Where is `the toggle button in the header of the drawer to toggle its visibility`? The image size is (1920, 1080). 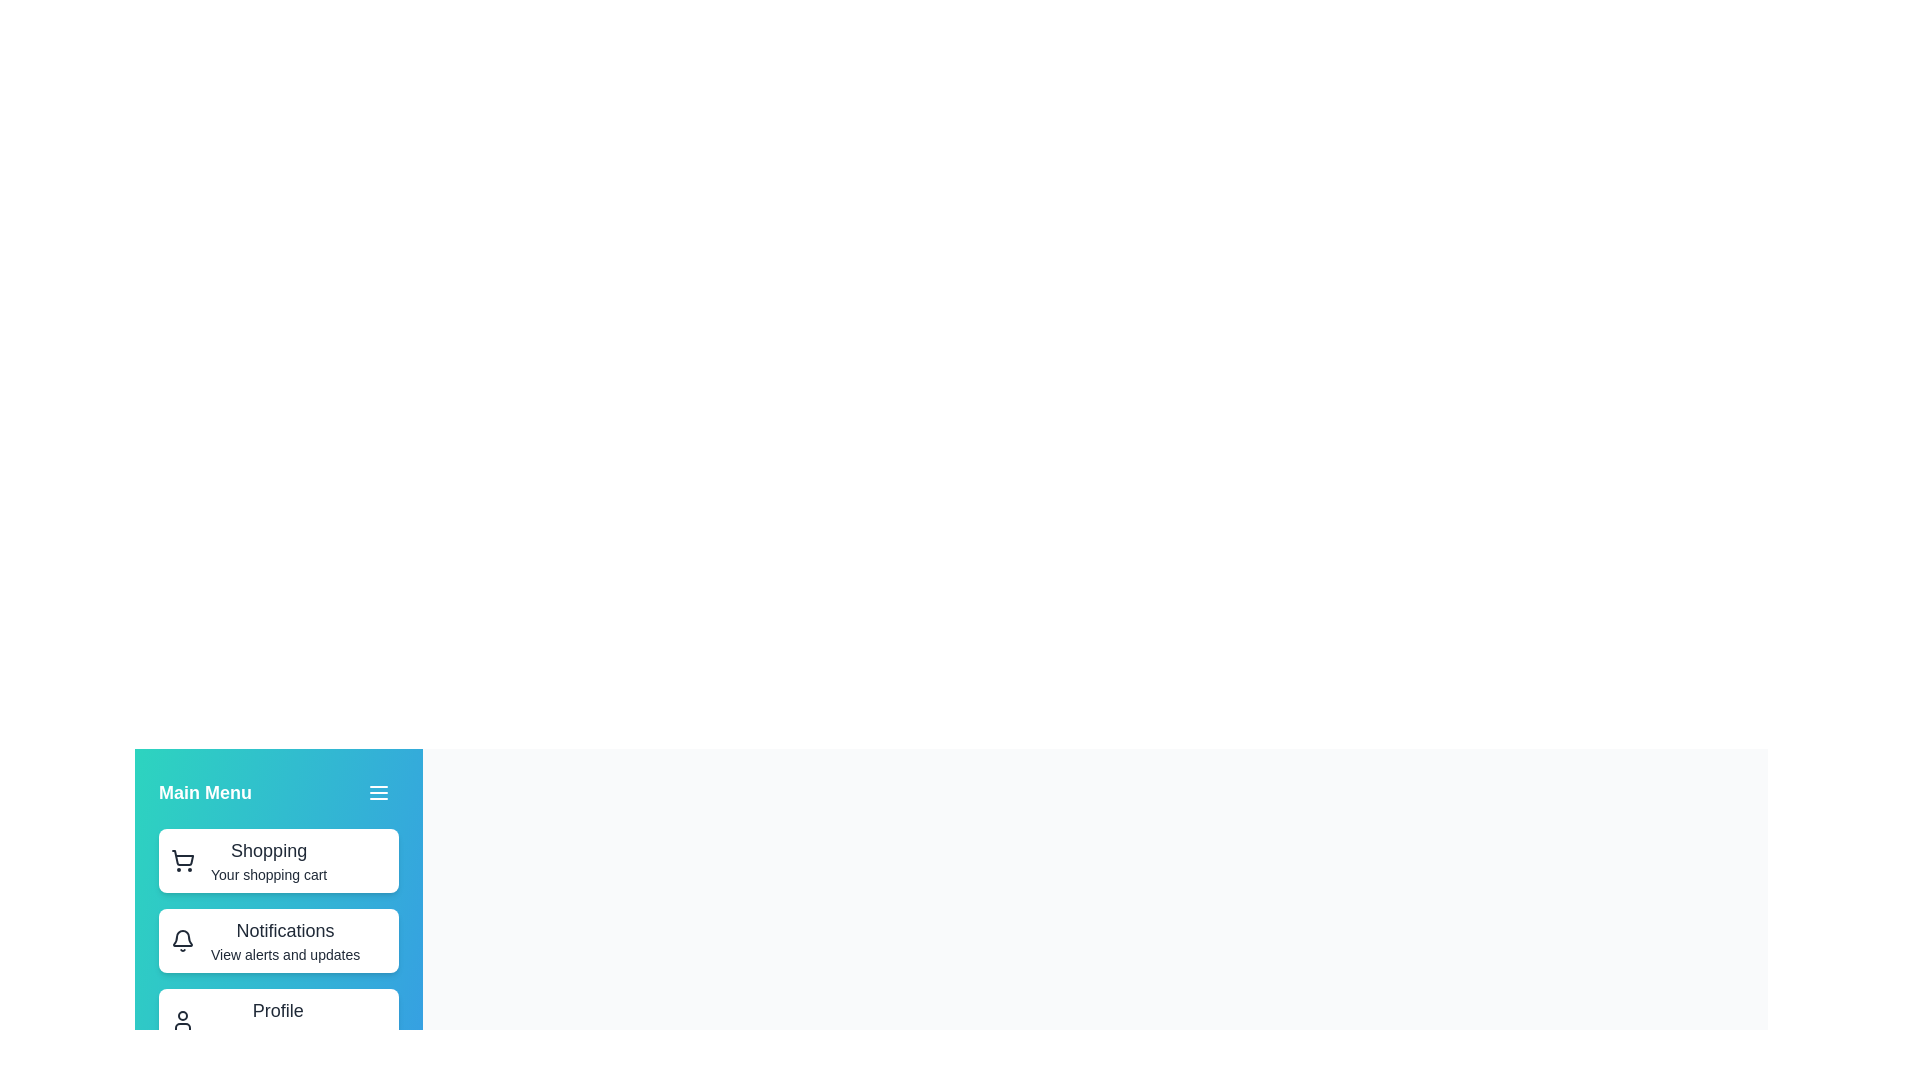 the toggle button in the header of the drawer to toggle its visibility is located at coordinates (379, 792).